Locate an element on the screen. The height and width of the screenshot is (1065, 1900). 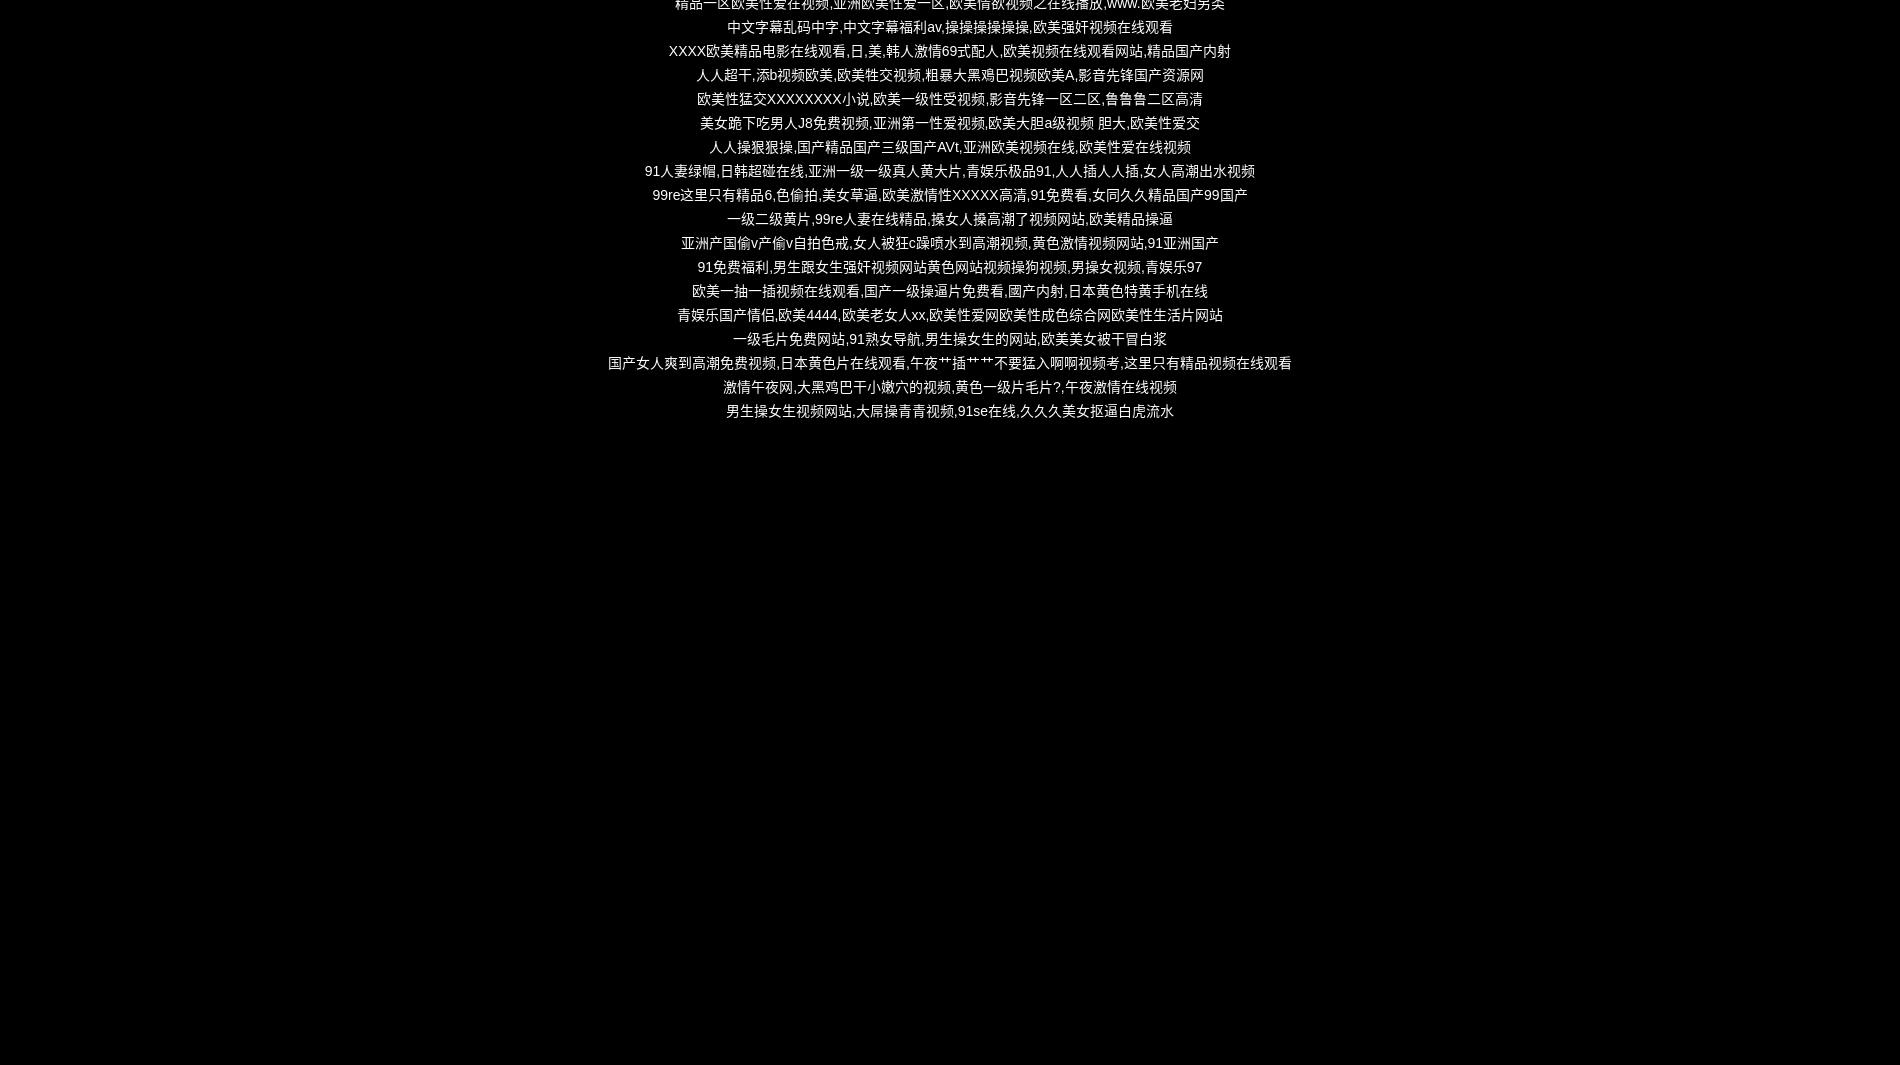
'人人操狠狠操,国产精品国产三级国产AVt,亚洲欧美视频在线,欧美性爱在线视频' is located at coordinates (948, 145).